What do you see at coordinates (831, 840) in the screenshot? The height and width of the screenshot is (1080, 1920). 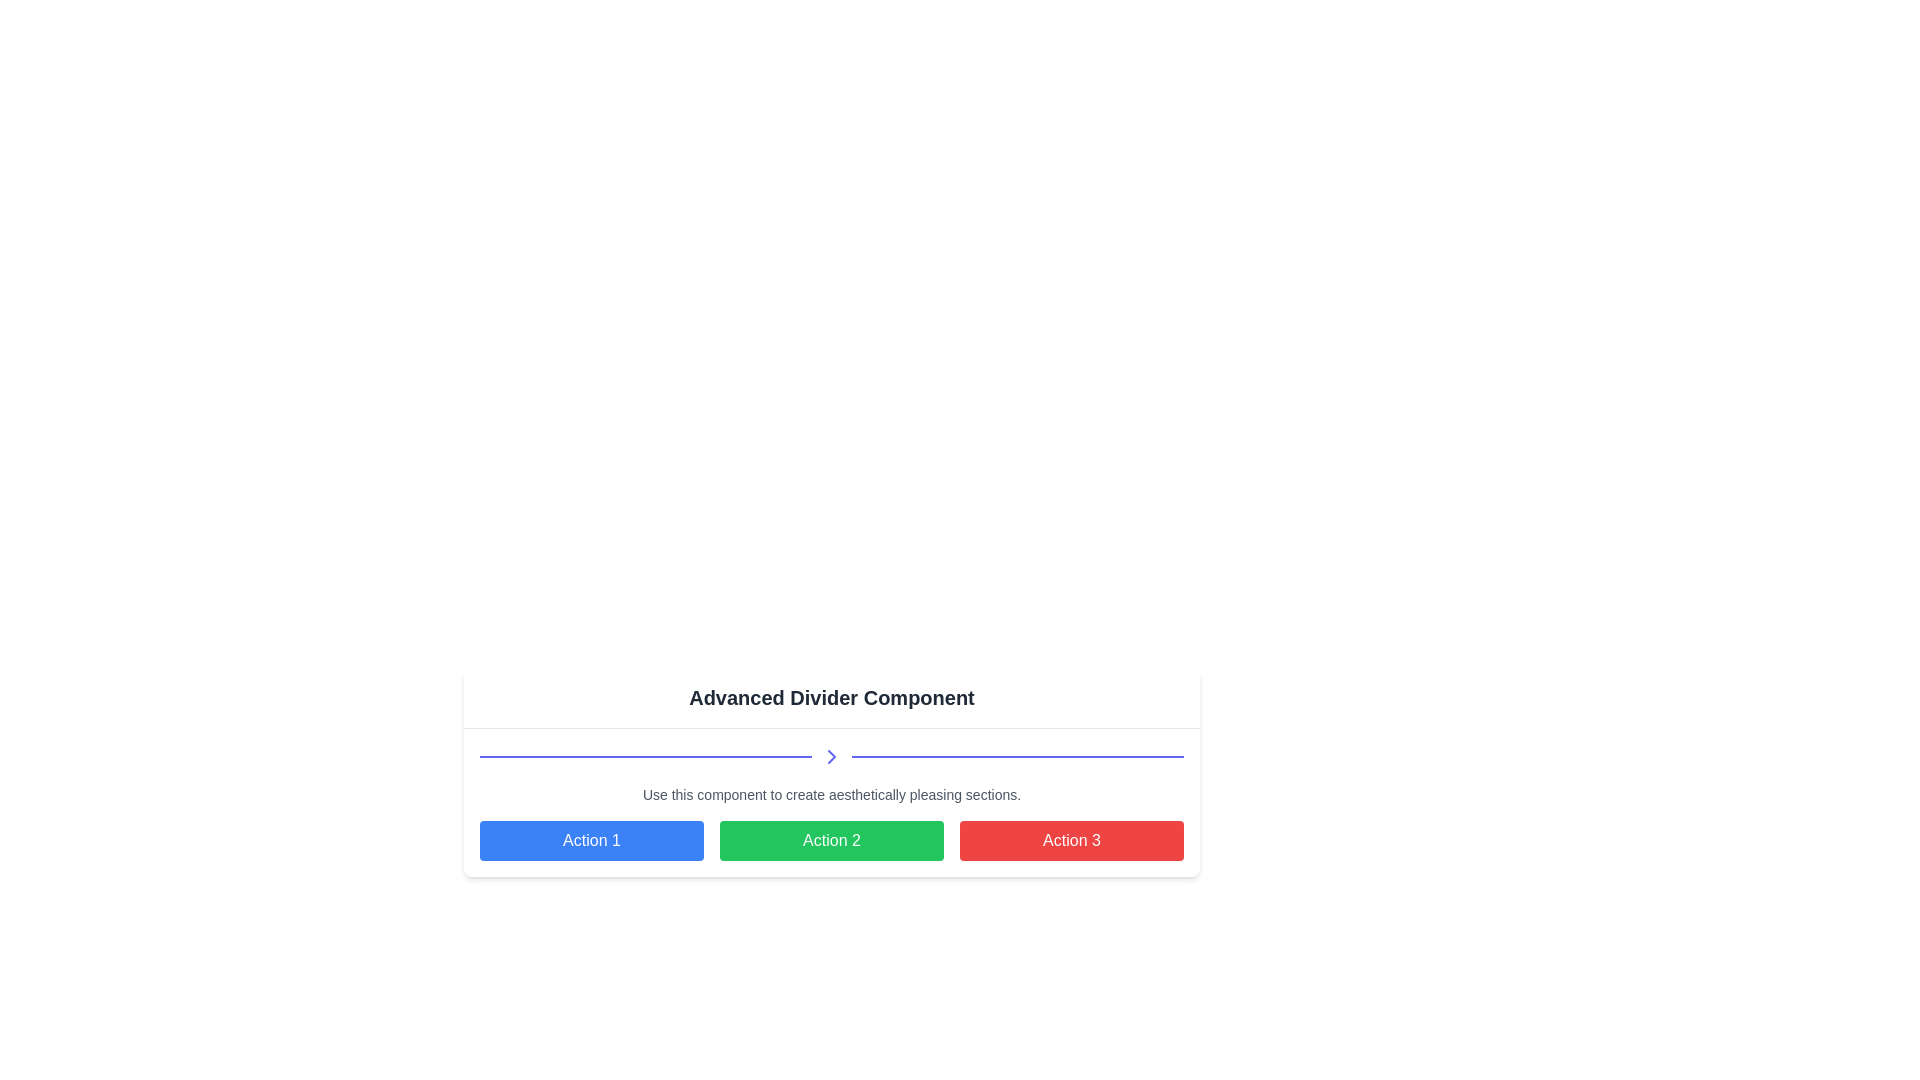 I see `the green button labeled 'Action 2'` at bounding box center [831, 840].